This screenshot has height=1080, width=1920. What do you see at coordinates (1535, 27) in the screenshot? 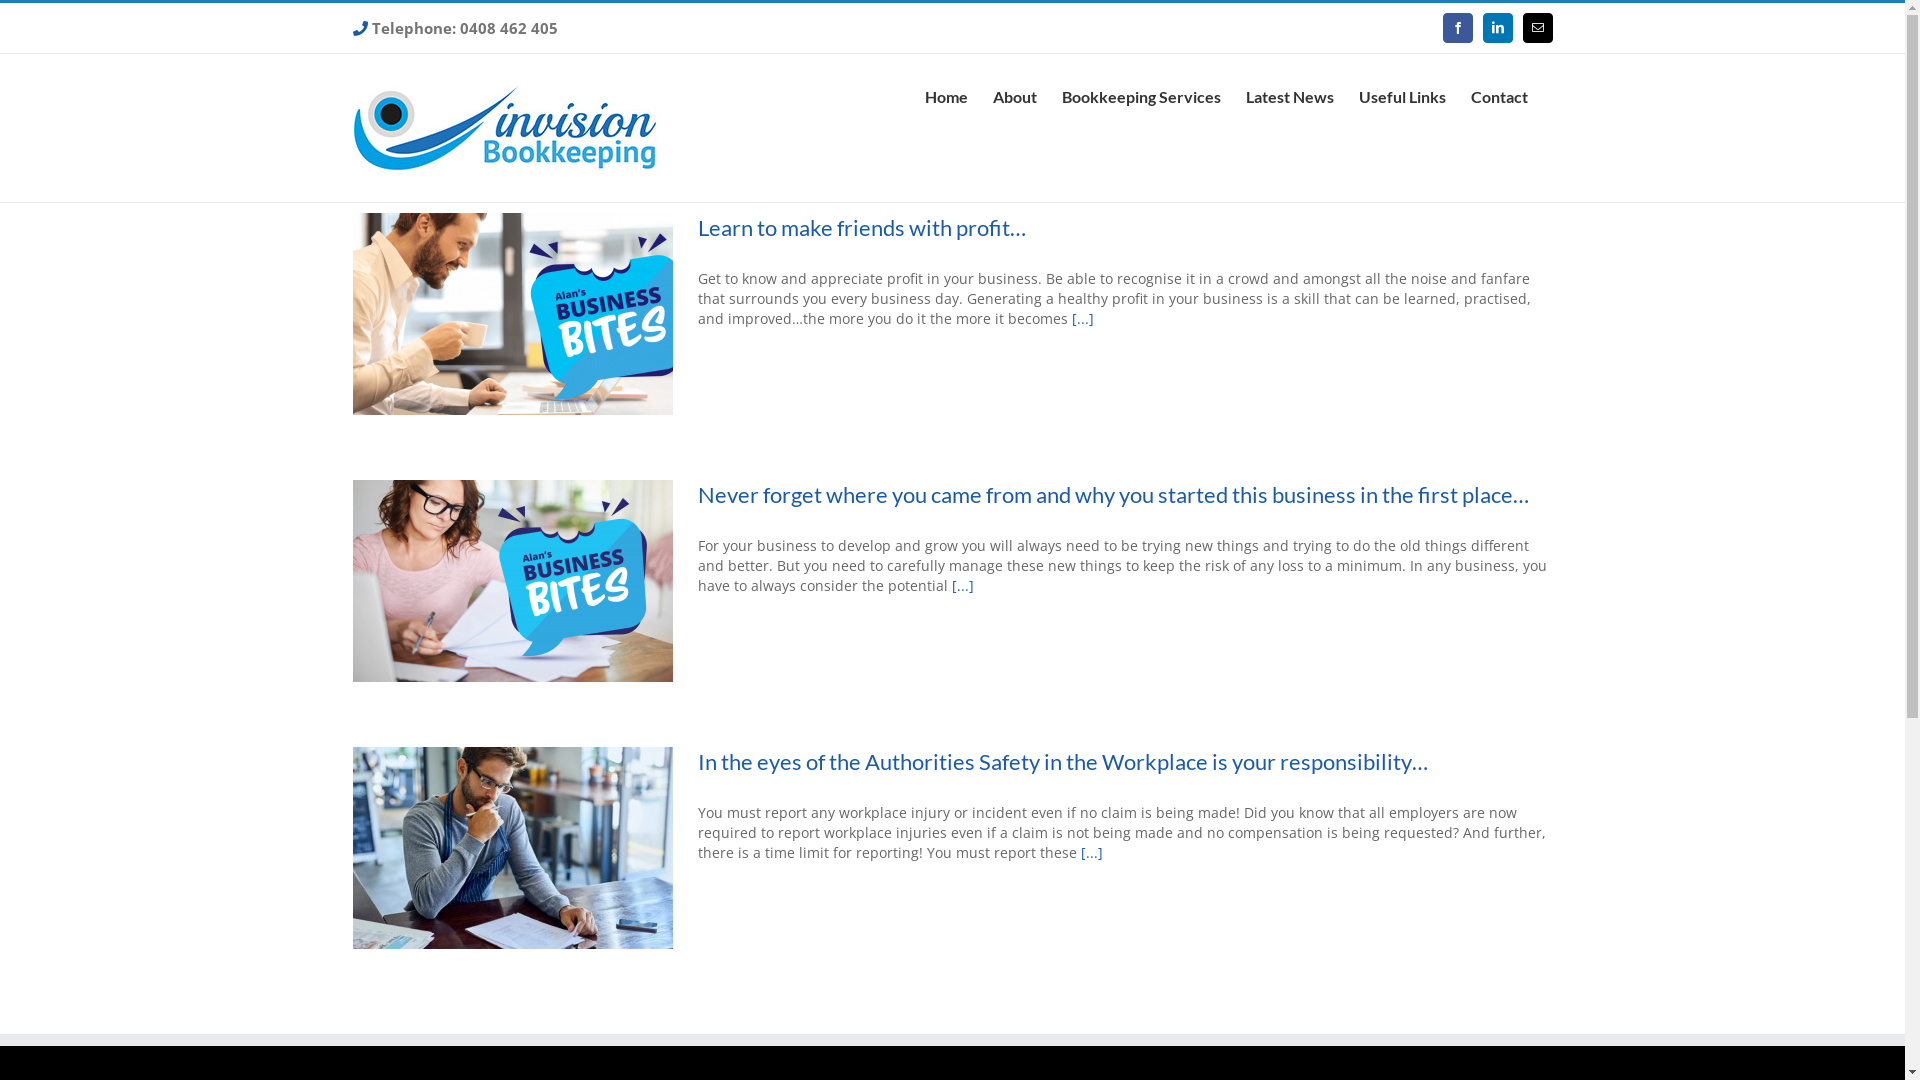
I see `'Email'` at bounding box center [1535, 27].